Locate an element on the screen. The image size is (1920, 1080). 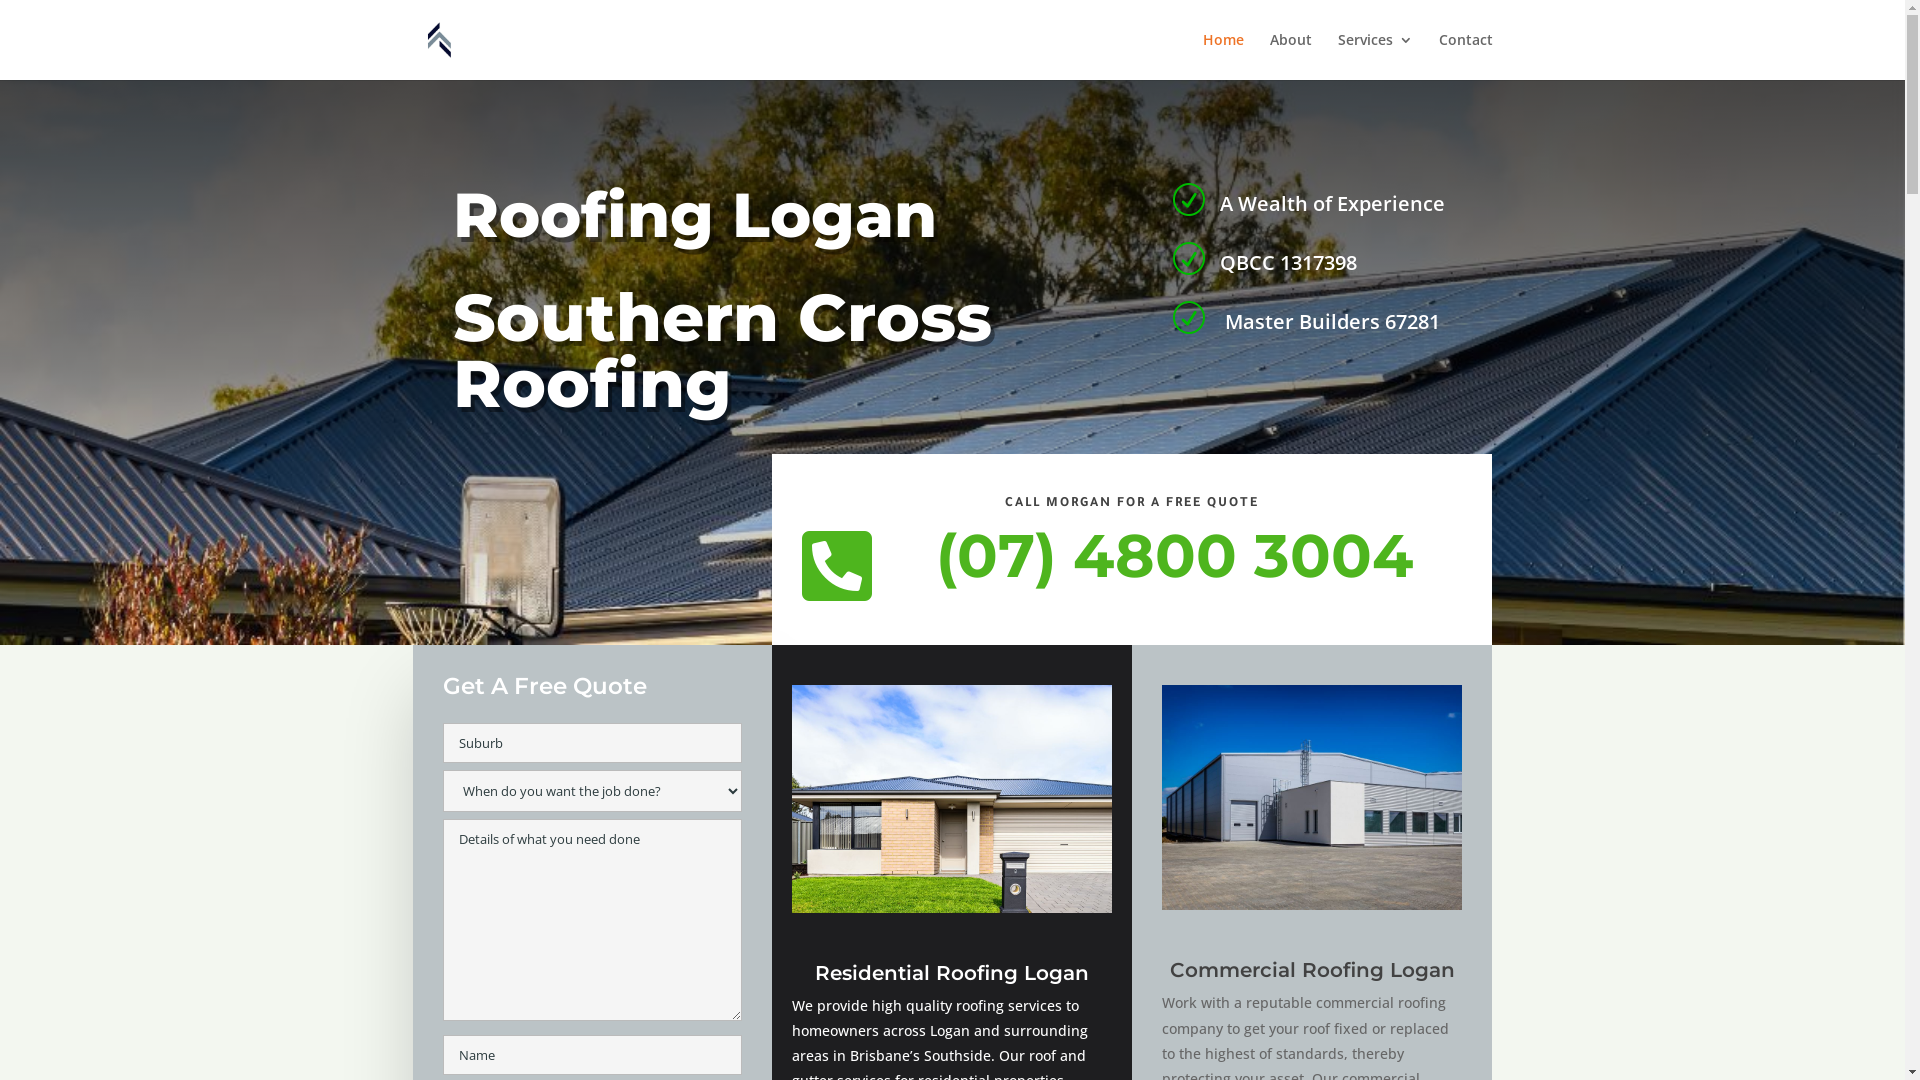
'About' is located at coordinates (1291, 55).